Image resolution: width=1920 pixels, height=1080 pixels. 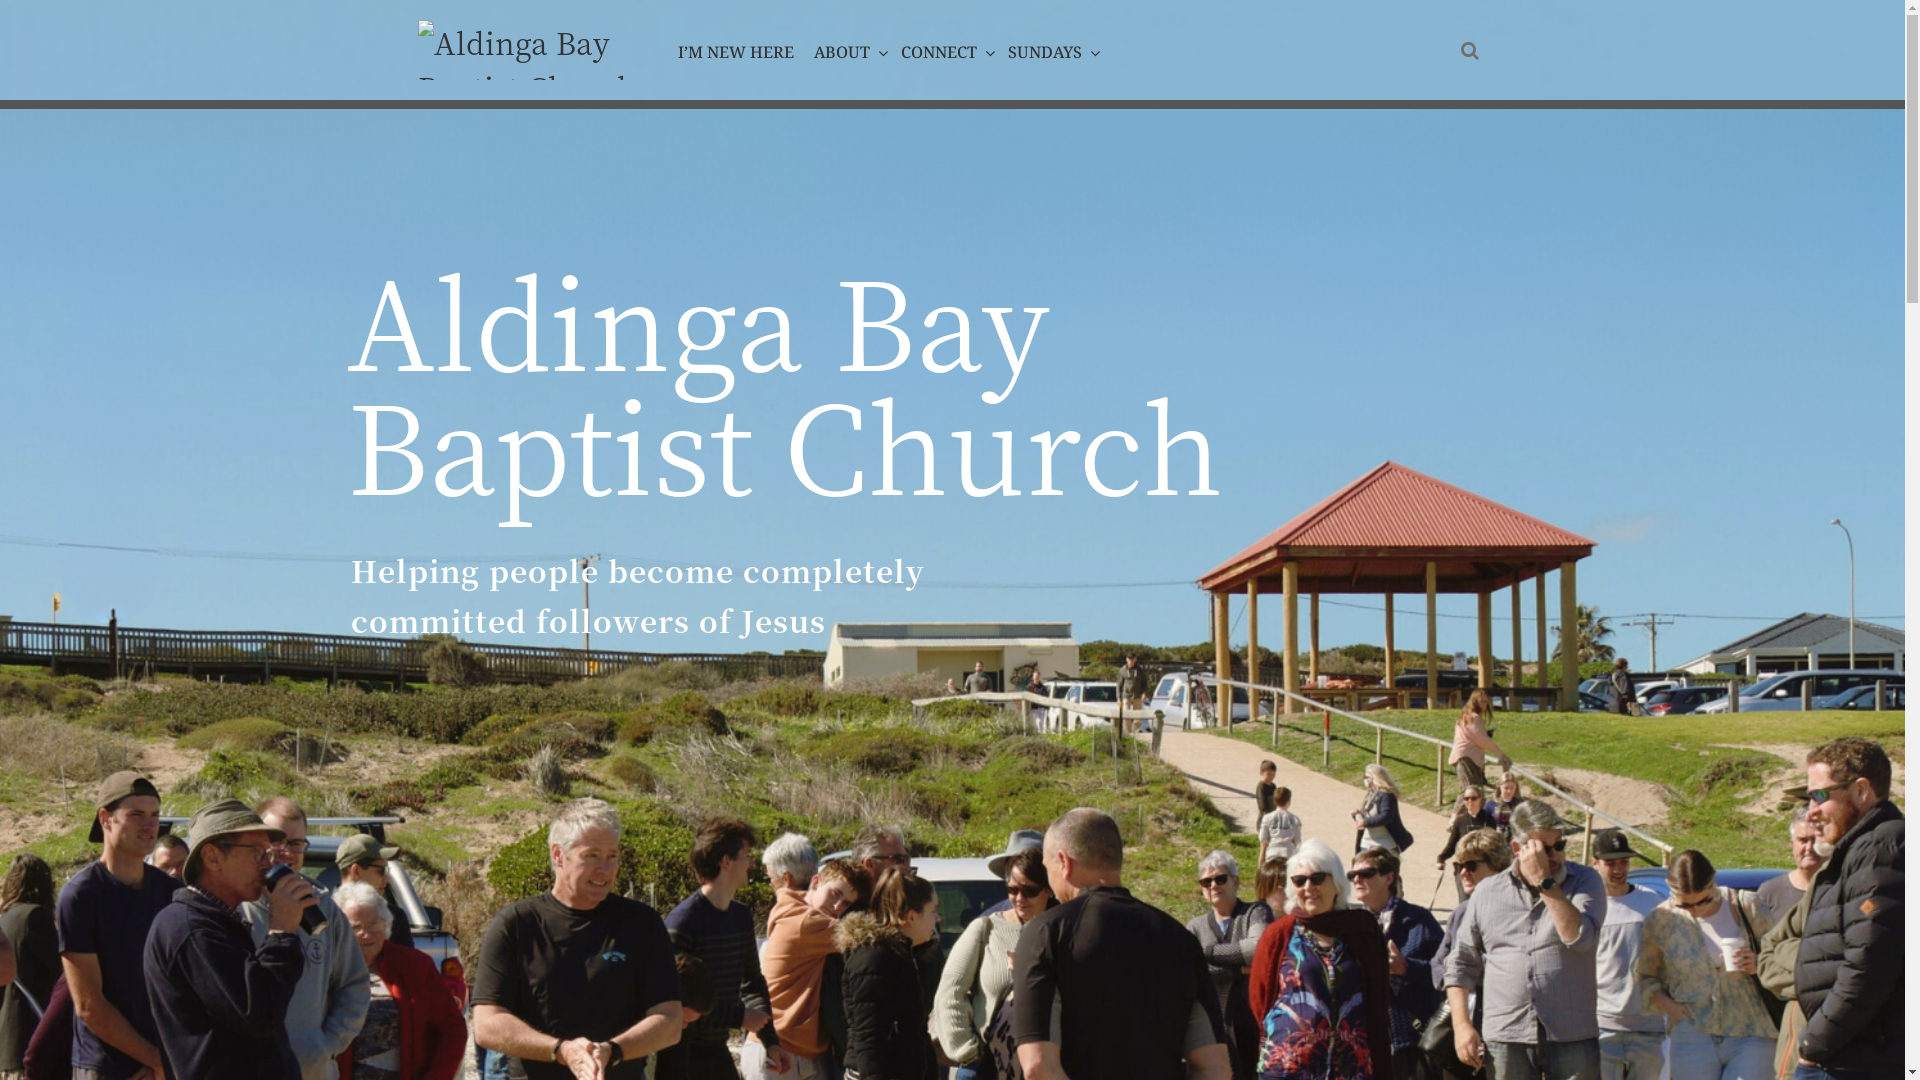 What do you see at coordinates (847, 50) in the screenshot?
I see `'ABOUT'` at bounding box center [847, 50].